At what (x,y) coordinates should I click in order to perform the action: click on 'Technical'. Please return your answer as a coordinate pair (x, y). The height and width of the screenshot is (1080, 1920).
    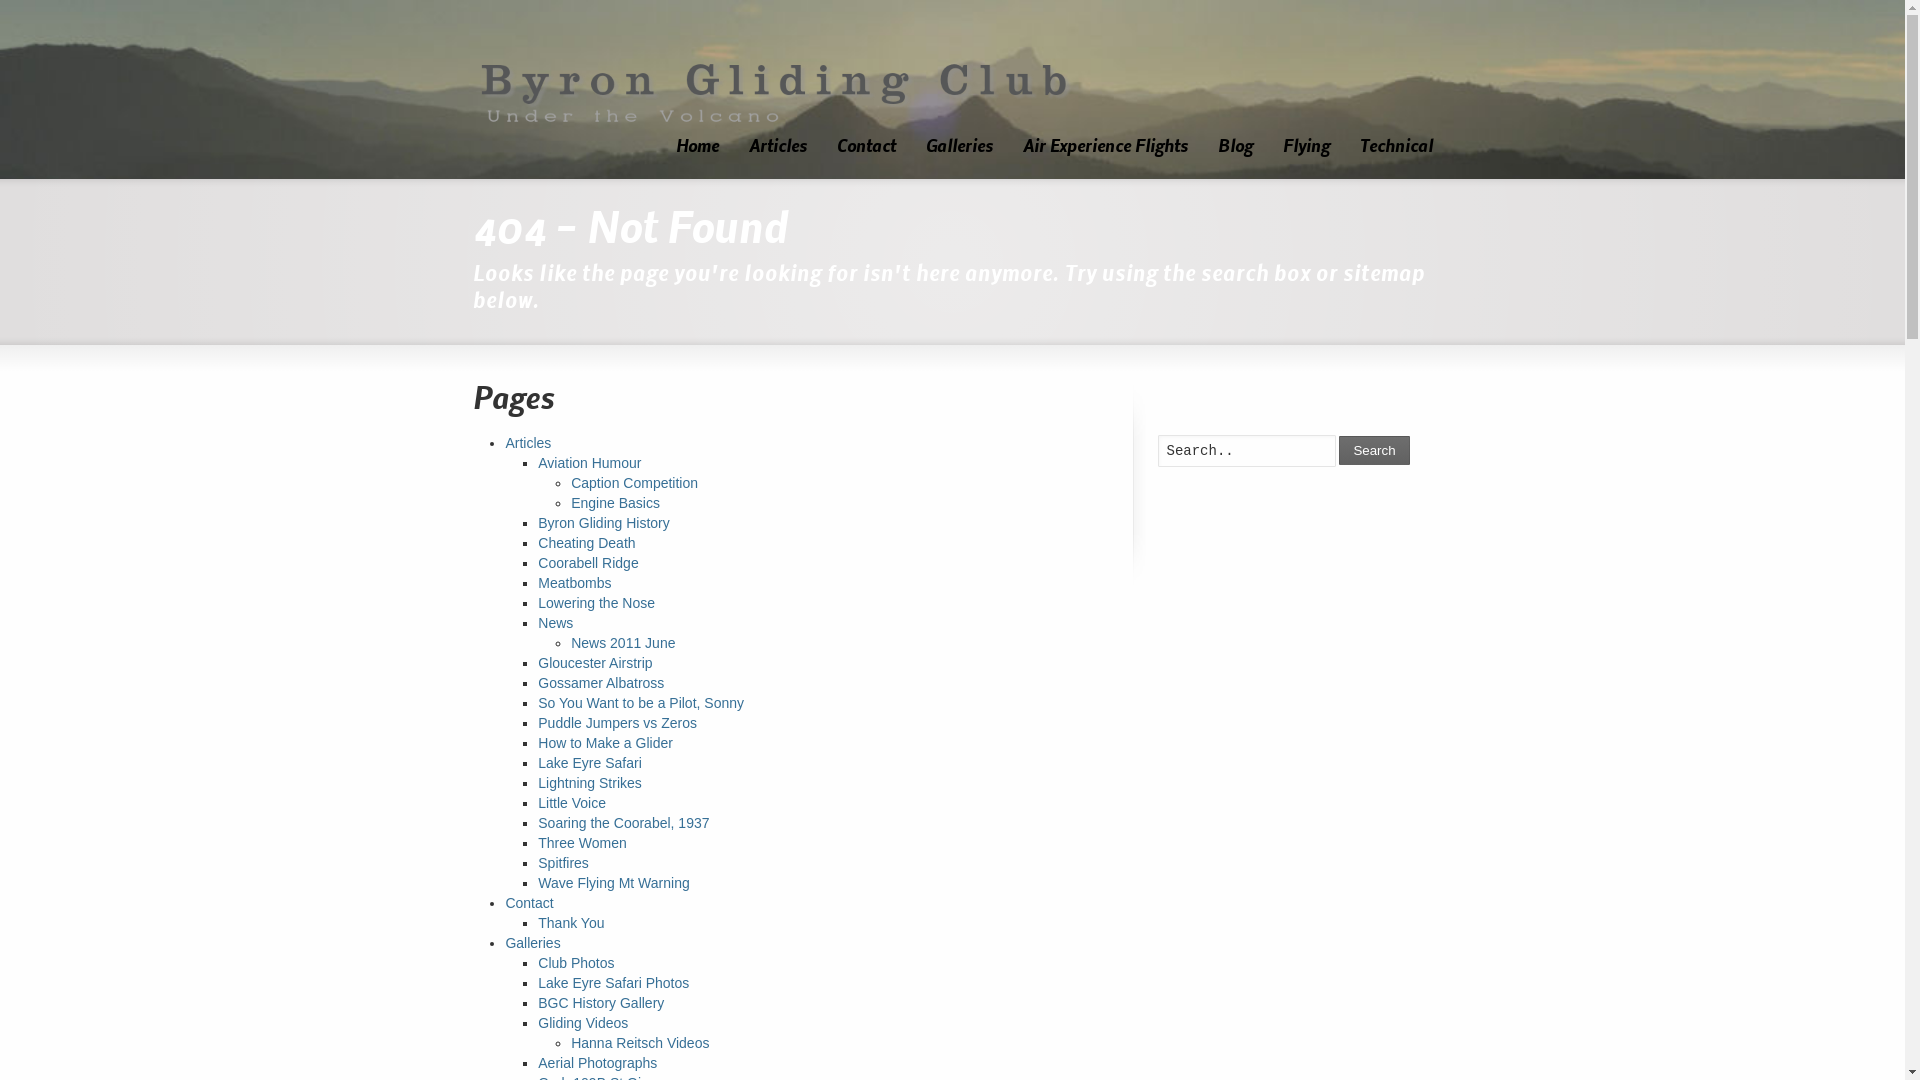
    Looking at the image, I should click on (1394, 148).